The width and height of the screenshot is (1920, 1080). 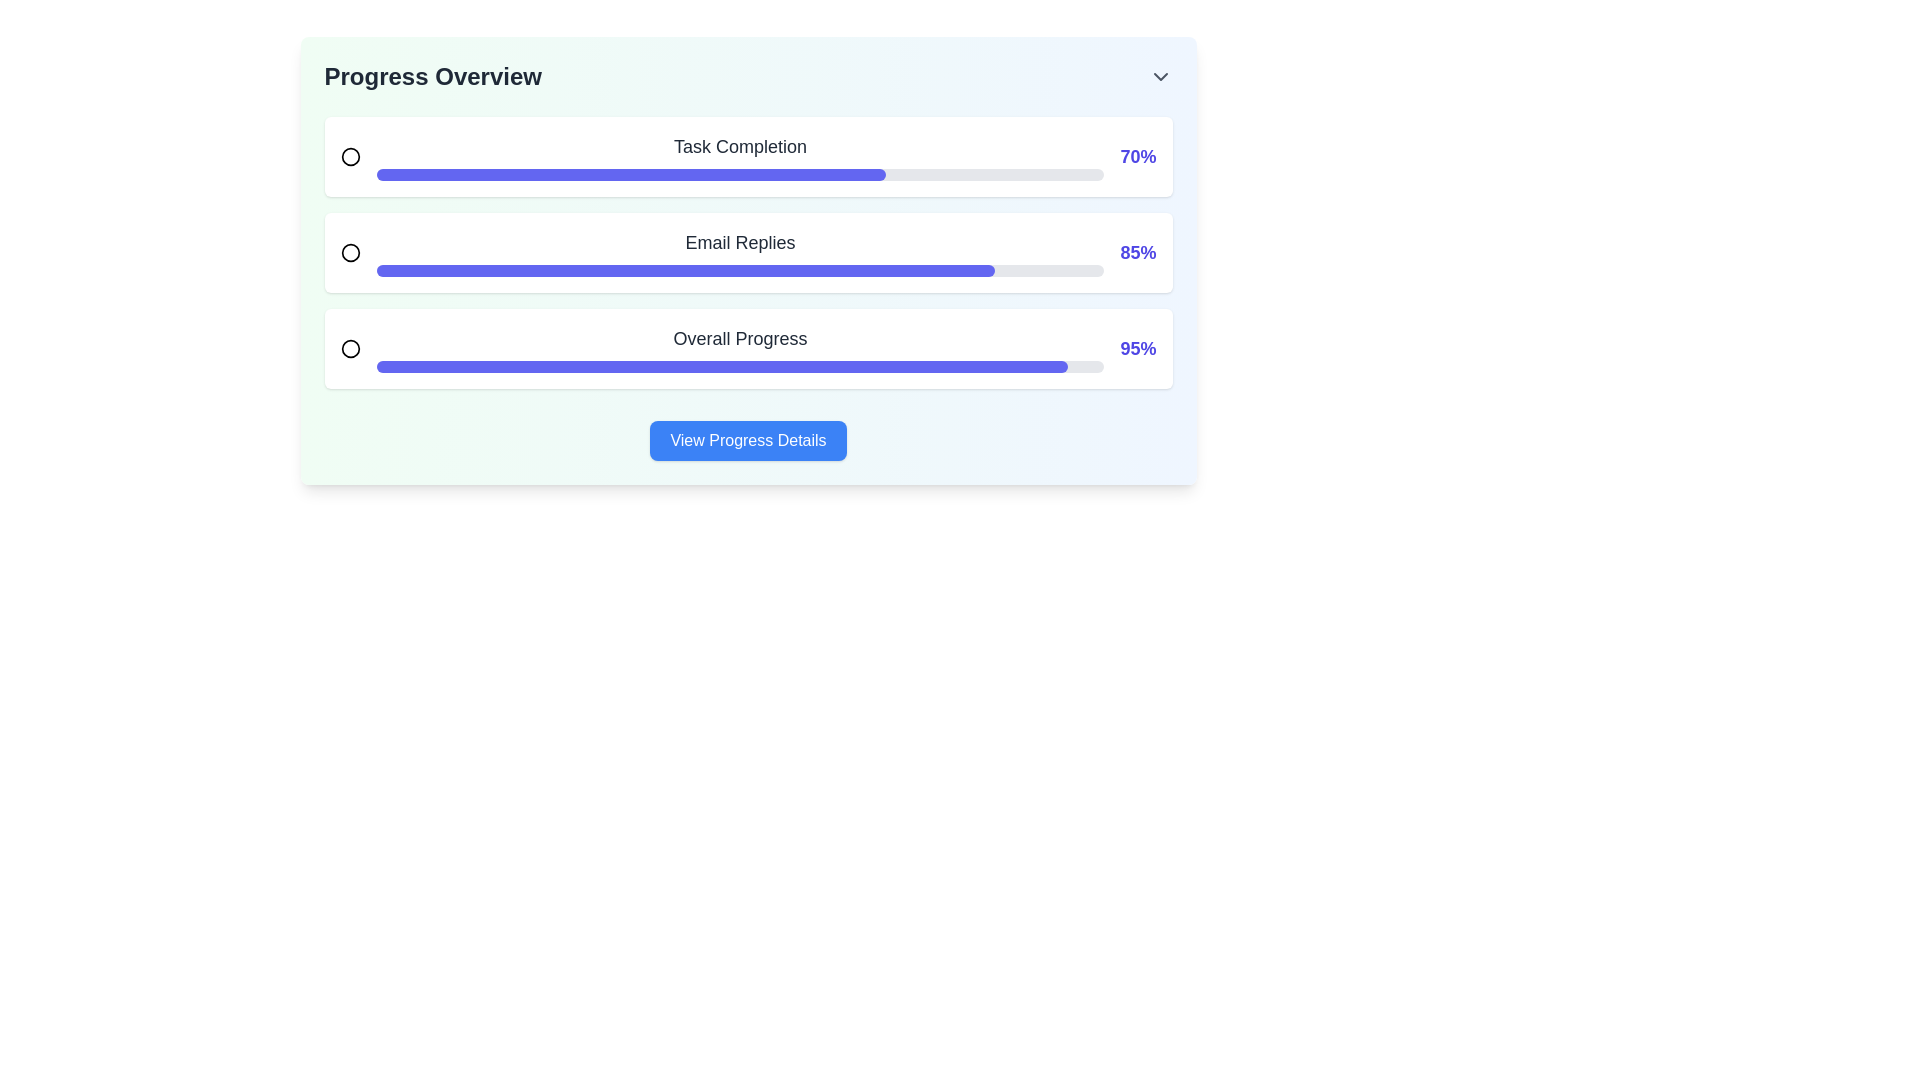 I want to click on the progress percentage of the 'Email Replies' progress bar, which shows 85% completion, so click(x=747, y=252).